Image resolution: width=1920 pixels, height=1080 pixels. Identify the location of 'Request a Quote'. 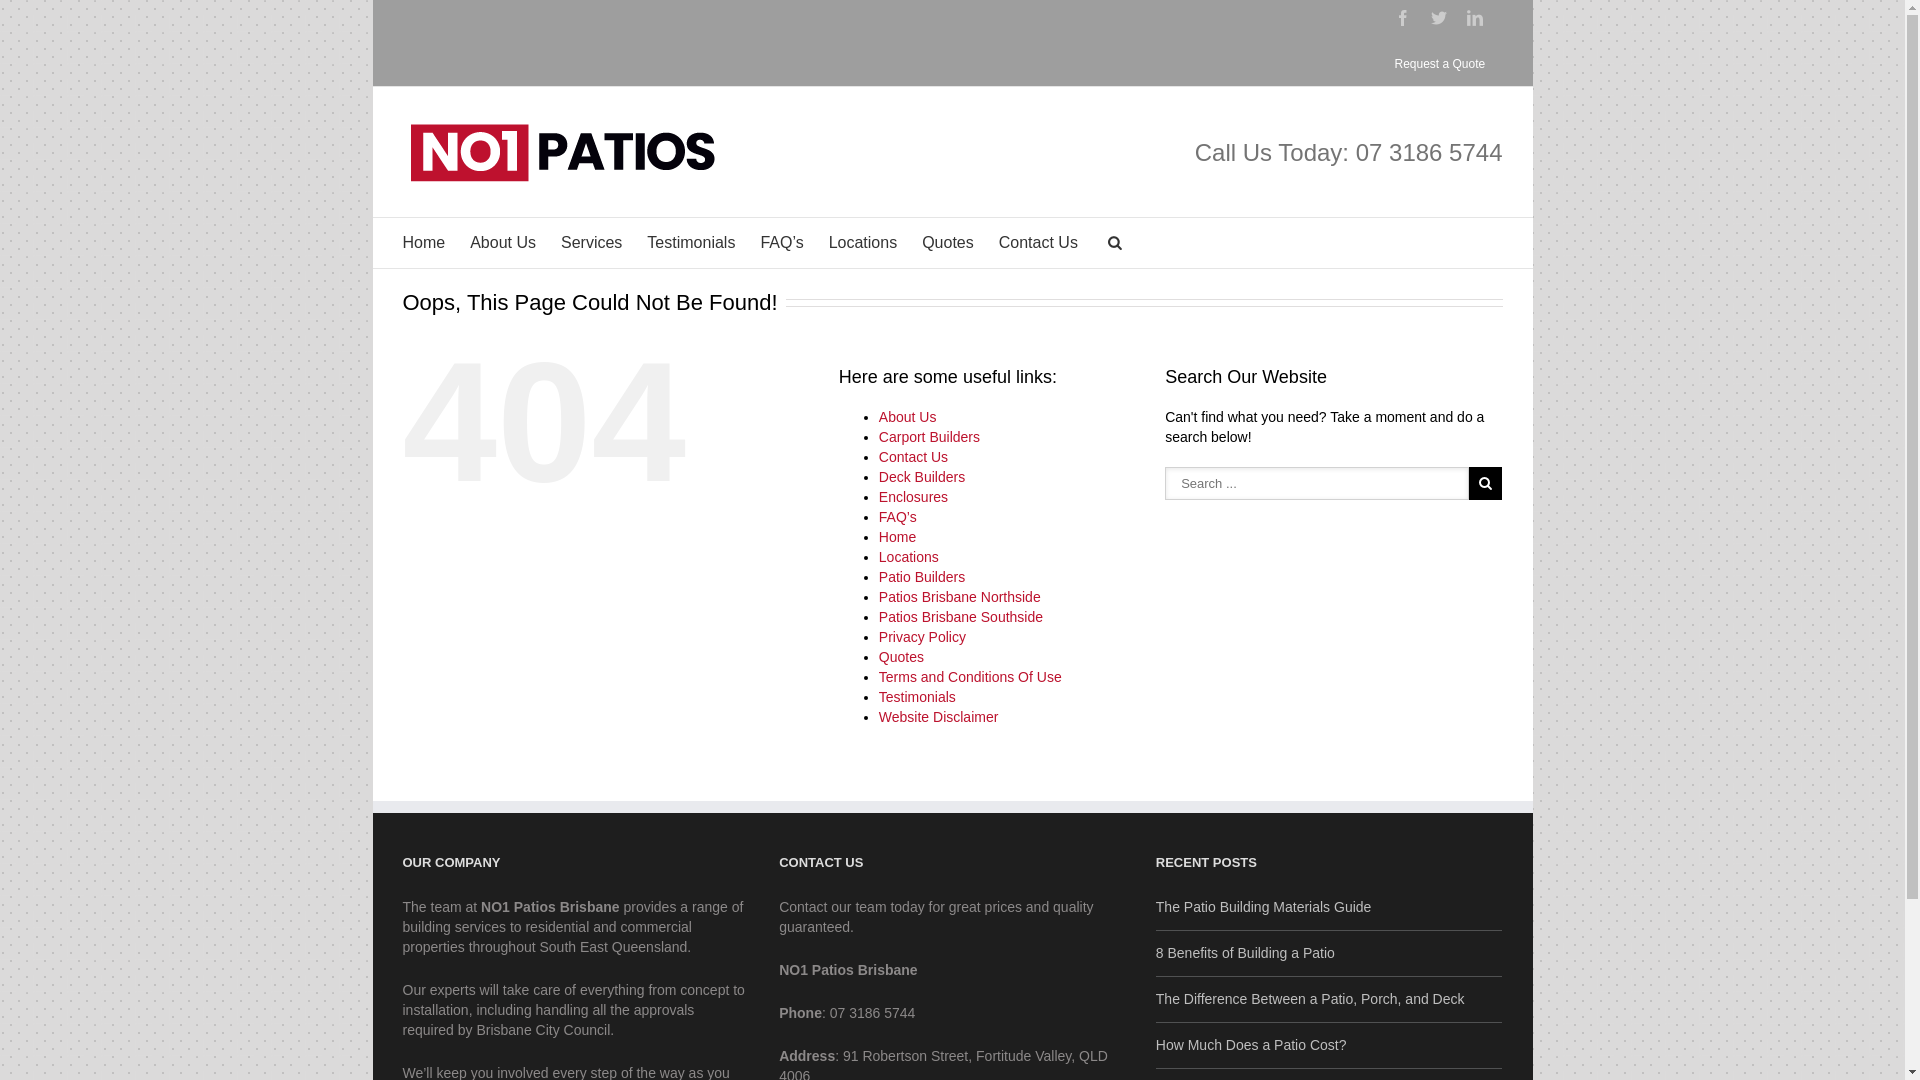
(1438, 63).